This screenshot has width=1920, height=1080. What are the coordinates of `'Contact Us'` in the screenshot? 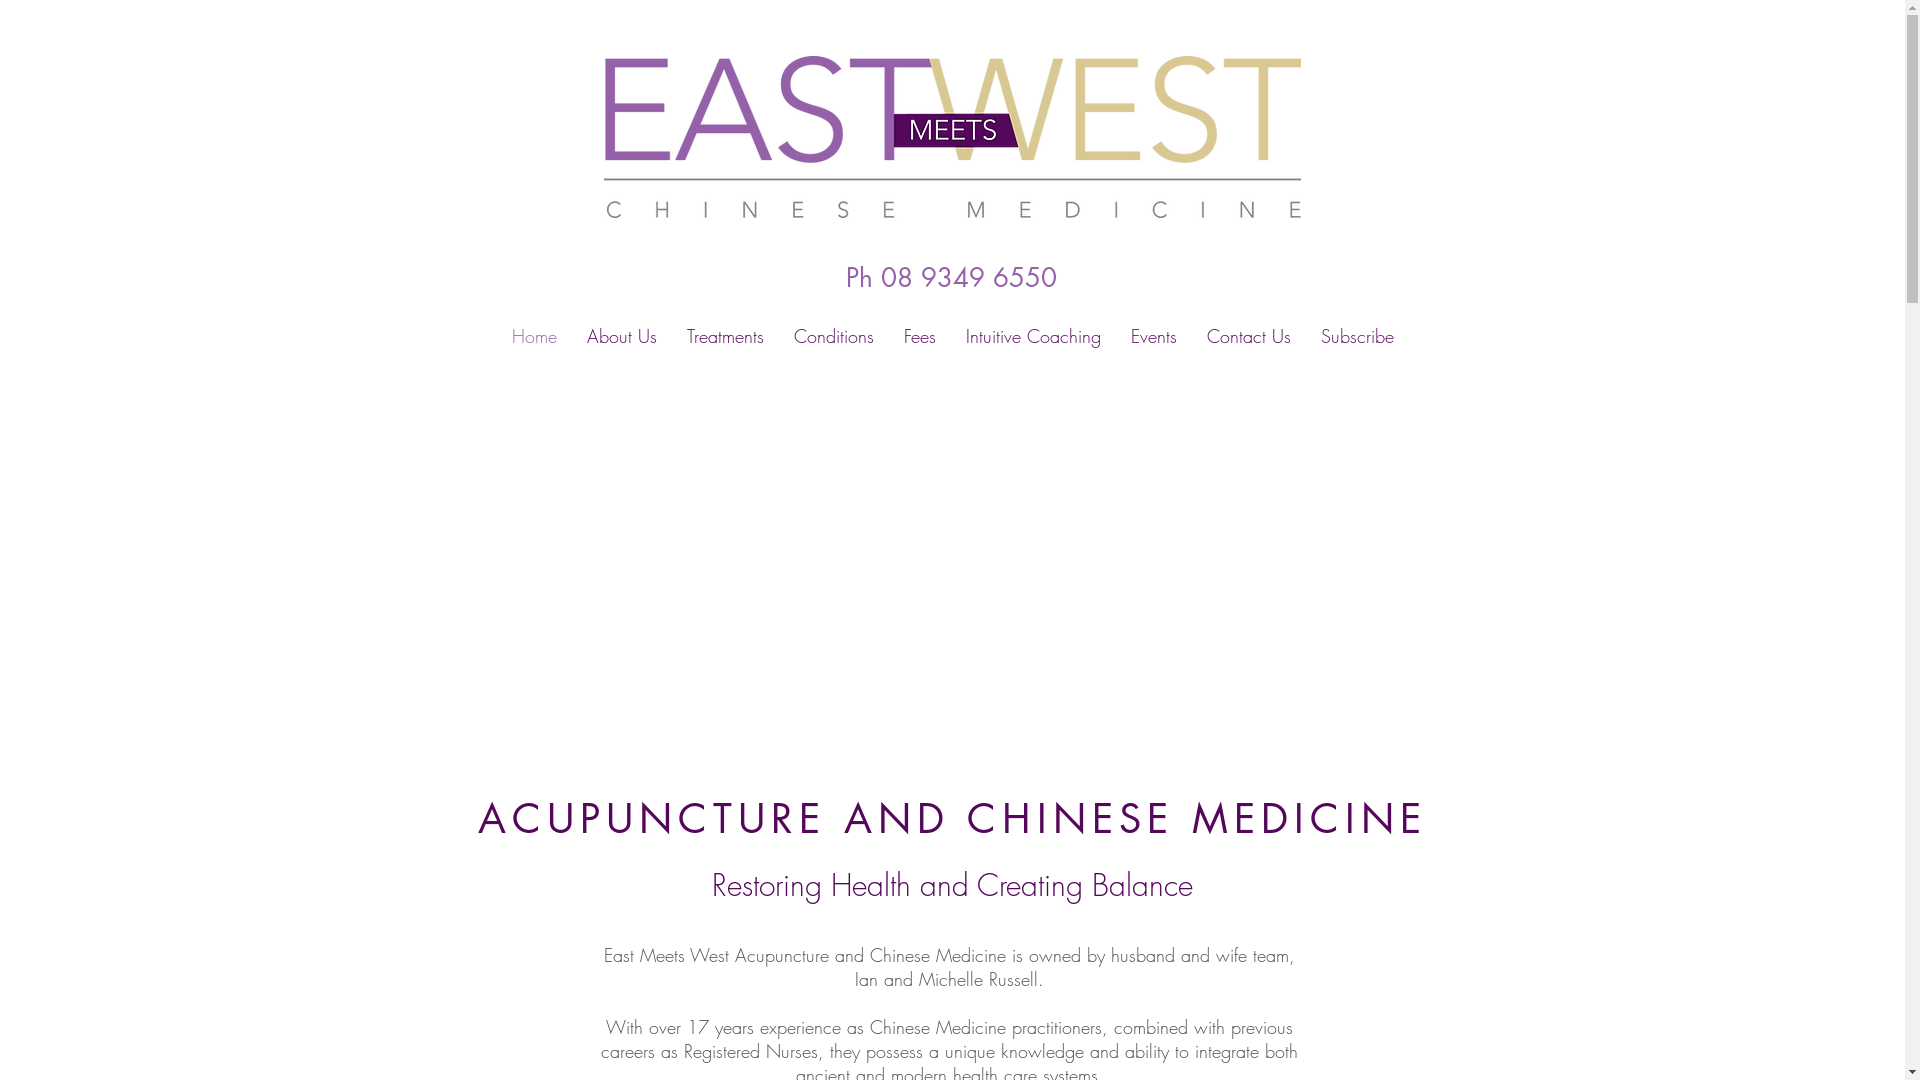 It's located at (1191, 334).